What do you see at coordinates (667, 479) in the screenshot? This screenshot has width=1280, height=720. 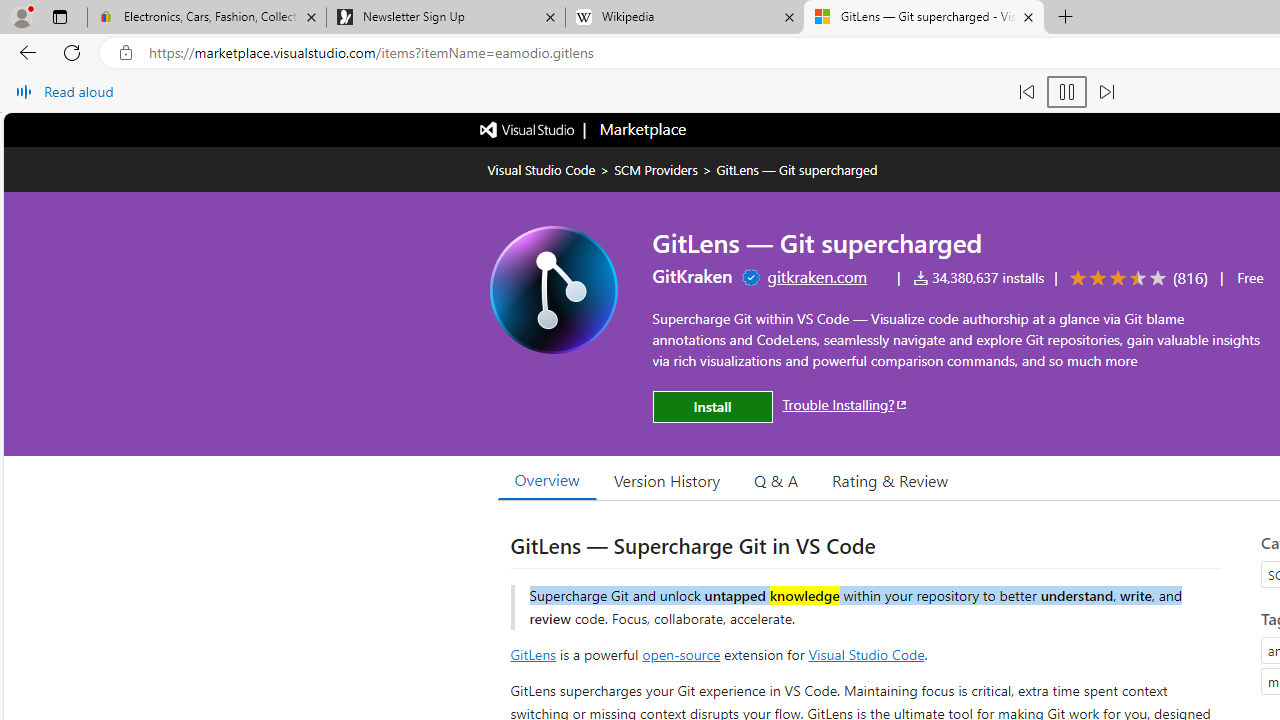 I see `'Version History'` at bounding box center [667, 479].